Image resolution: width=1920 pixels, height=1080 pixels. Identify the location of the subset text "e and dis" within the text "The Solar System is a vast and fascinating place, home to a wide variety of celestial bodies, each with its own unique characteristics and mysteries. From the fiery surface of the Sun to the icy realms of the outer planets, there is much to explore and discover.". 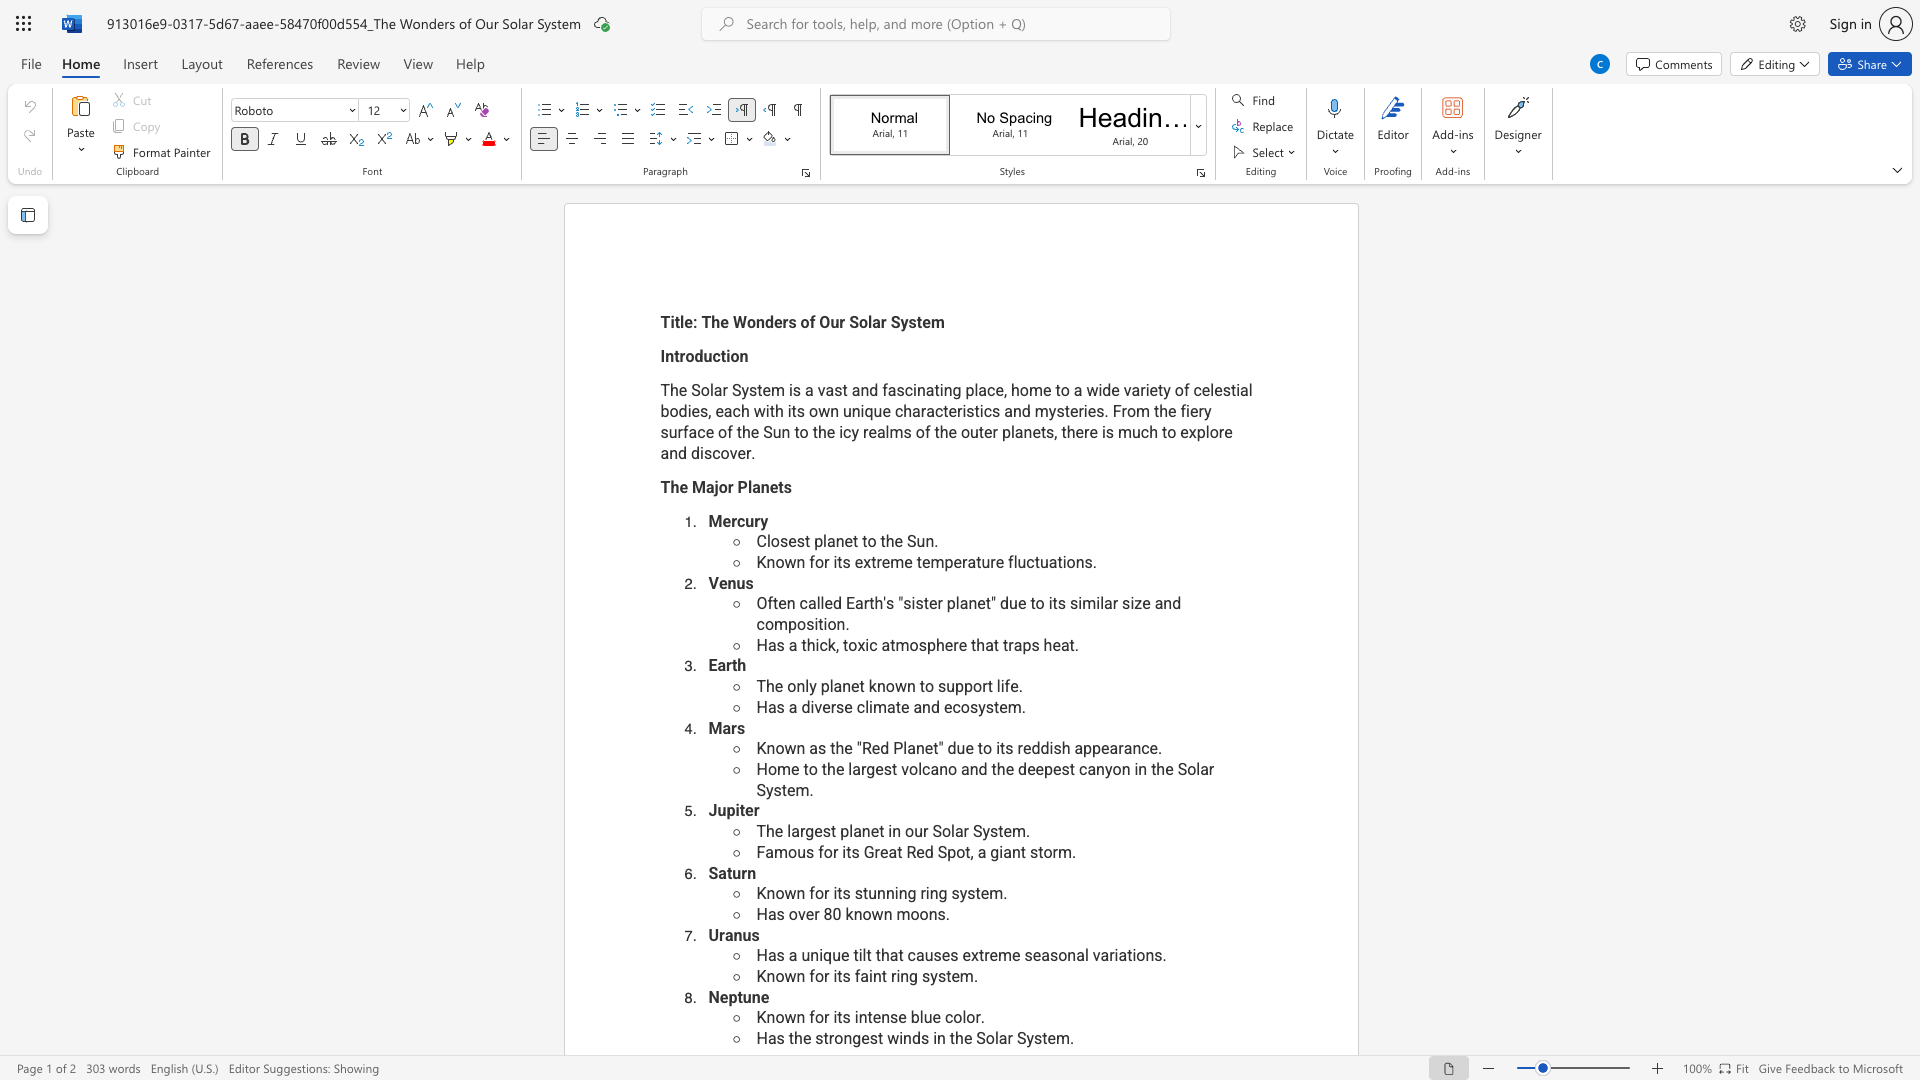
(1223, 431).